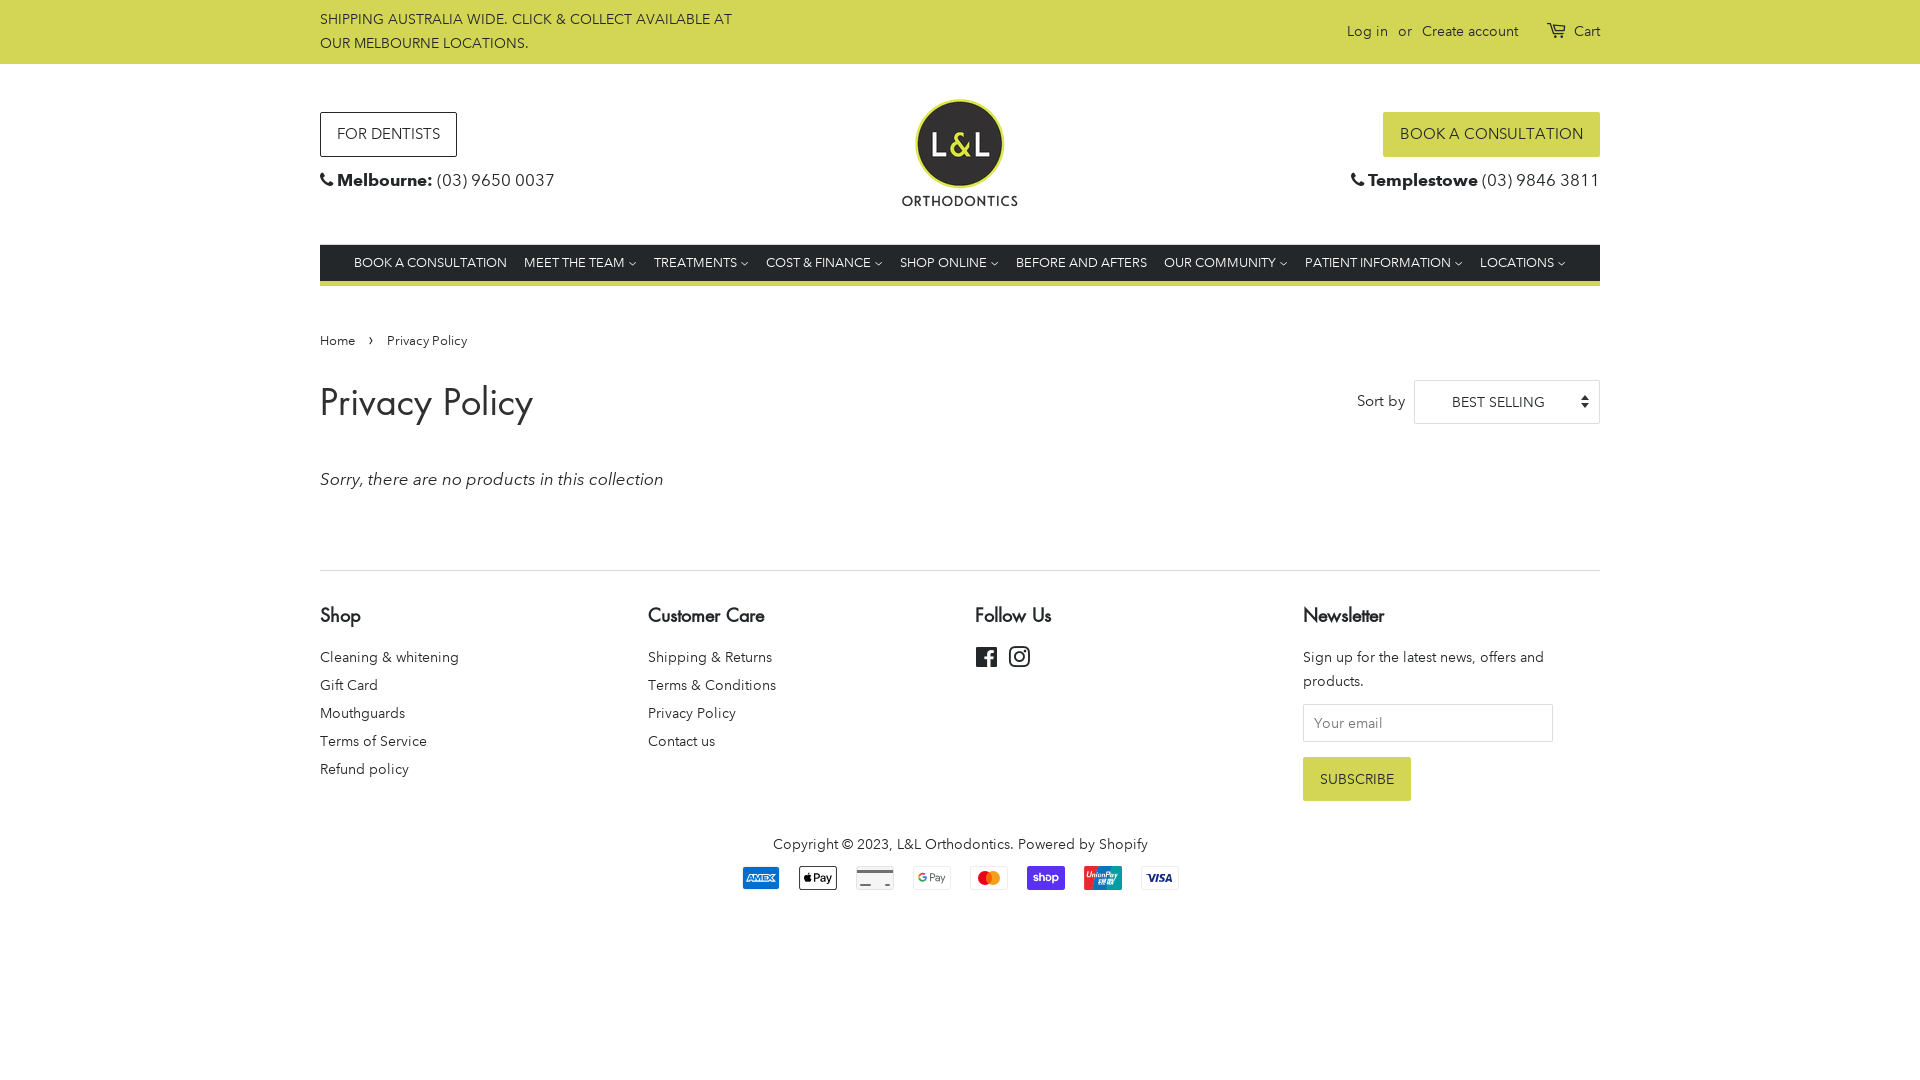 This screenshot has width=1920, height=1080. Describe the element at coordinates (951, 844) in the screenshot. I see `'L&L Orthodontics'` at that location.